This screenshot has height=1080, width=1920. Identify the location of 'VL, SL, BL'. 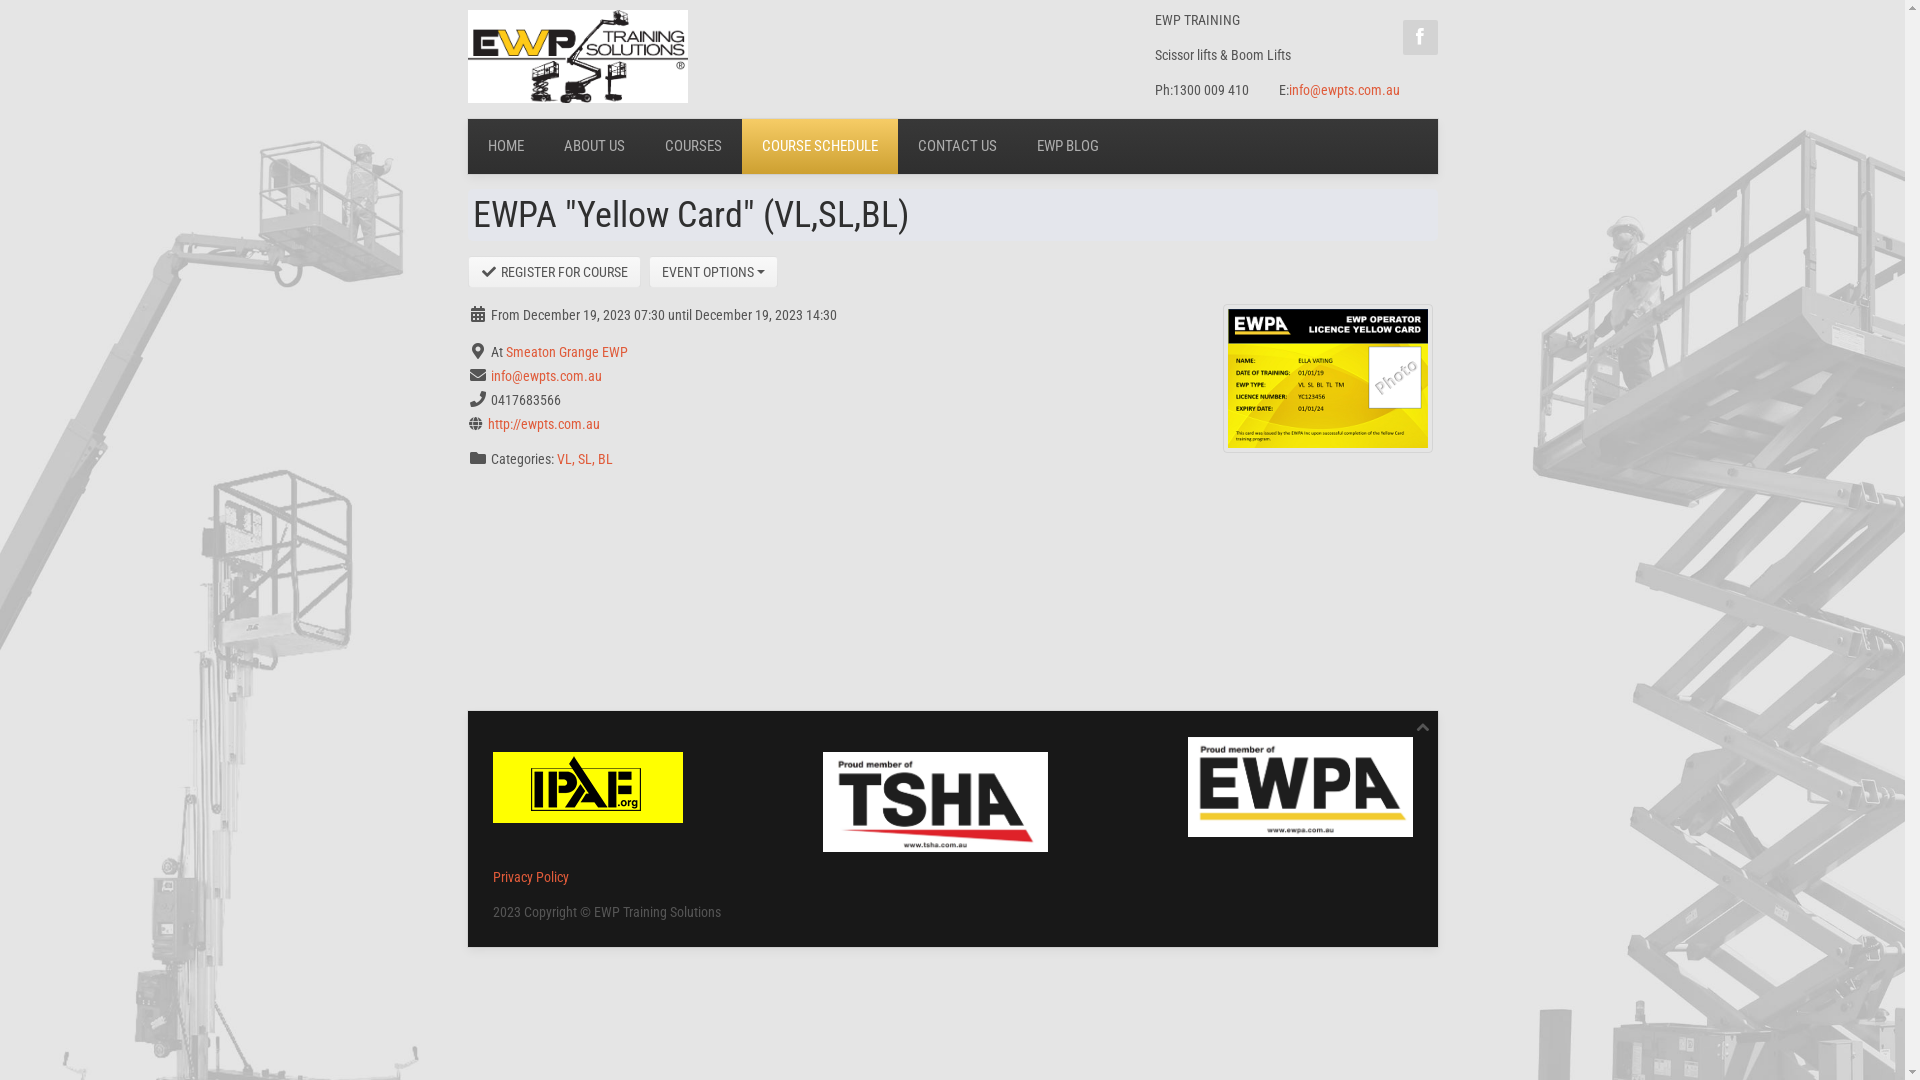
(556, 459).